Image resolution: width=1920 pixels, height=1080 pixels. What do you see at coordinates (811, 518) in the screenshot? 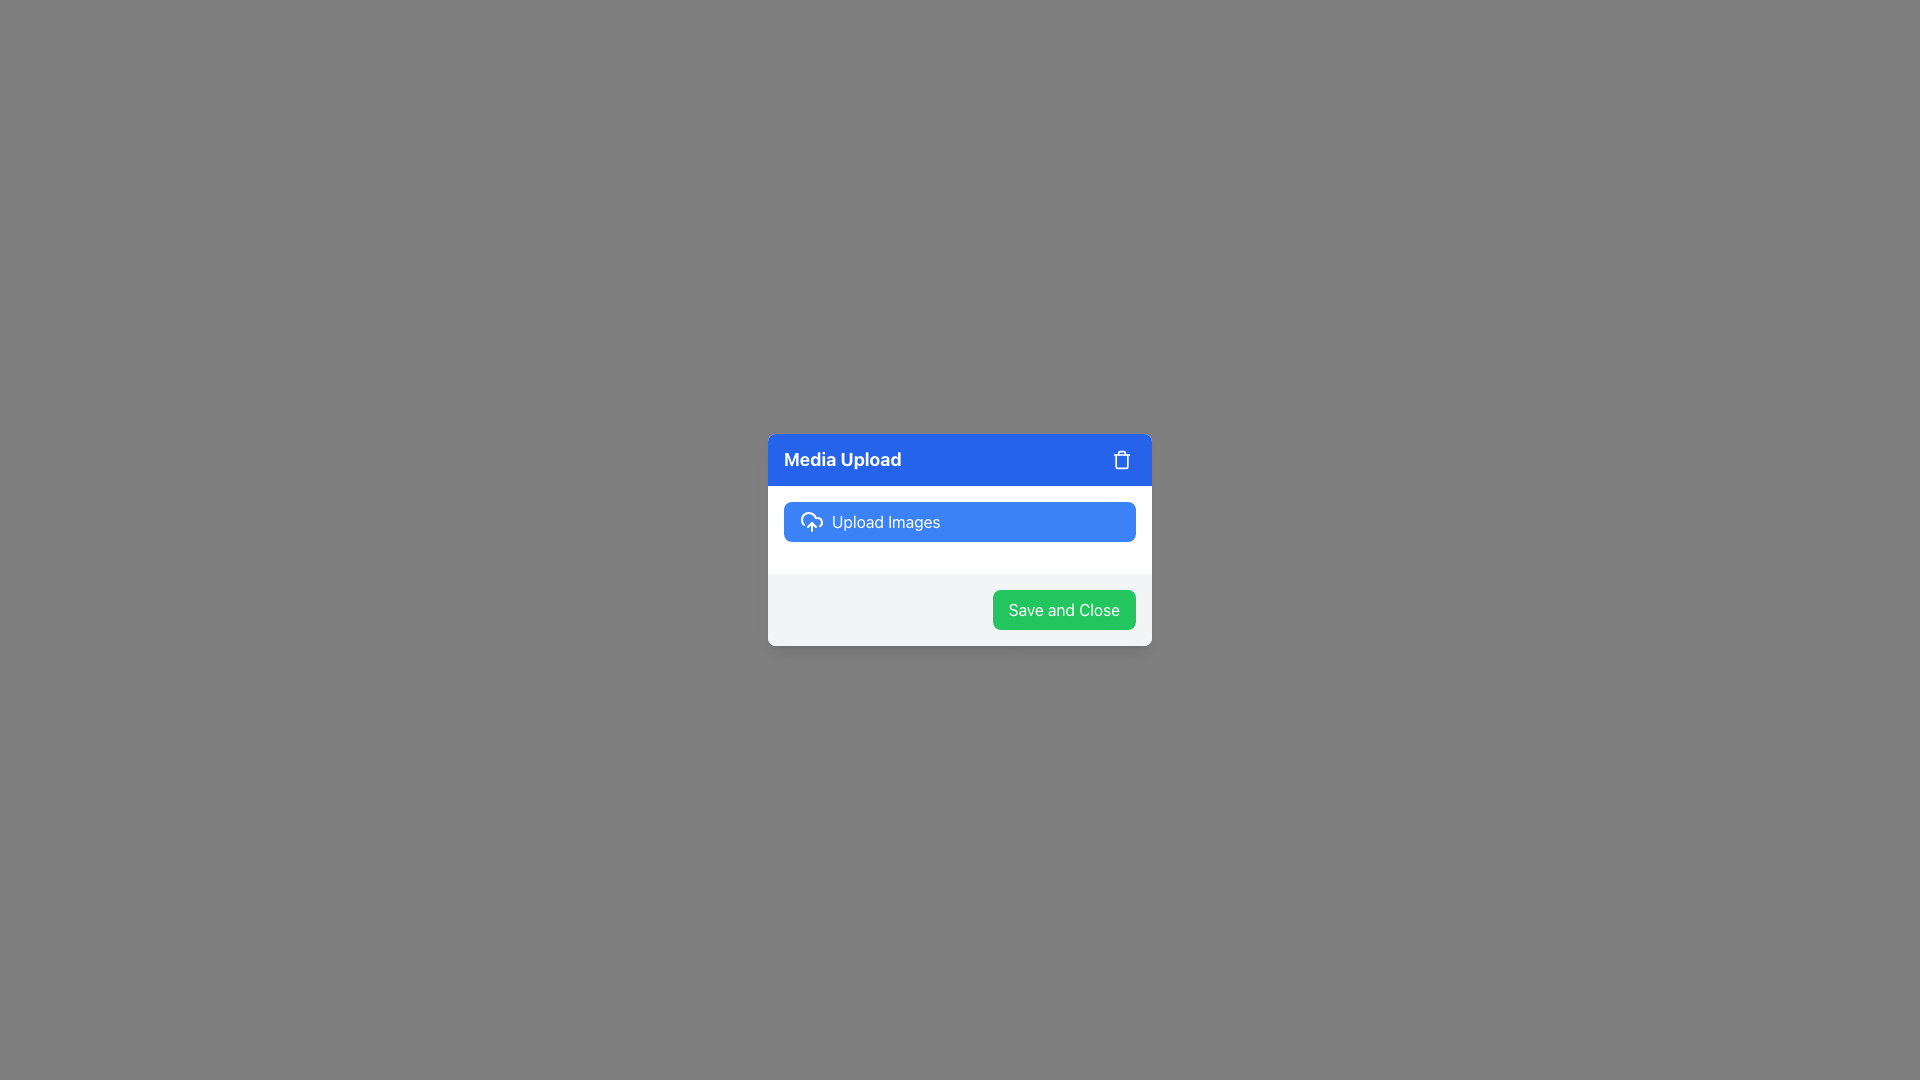
I see `the decorative cloud icon next to the 'Upload Images' button in the 'Media Upload' interface window` at bounding box center [811, 518].